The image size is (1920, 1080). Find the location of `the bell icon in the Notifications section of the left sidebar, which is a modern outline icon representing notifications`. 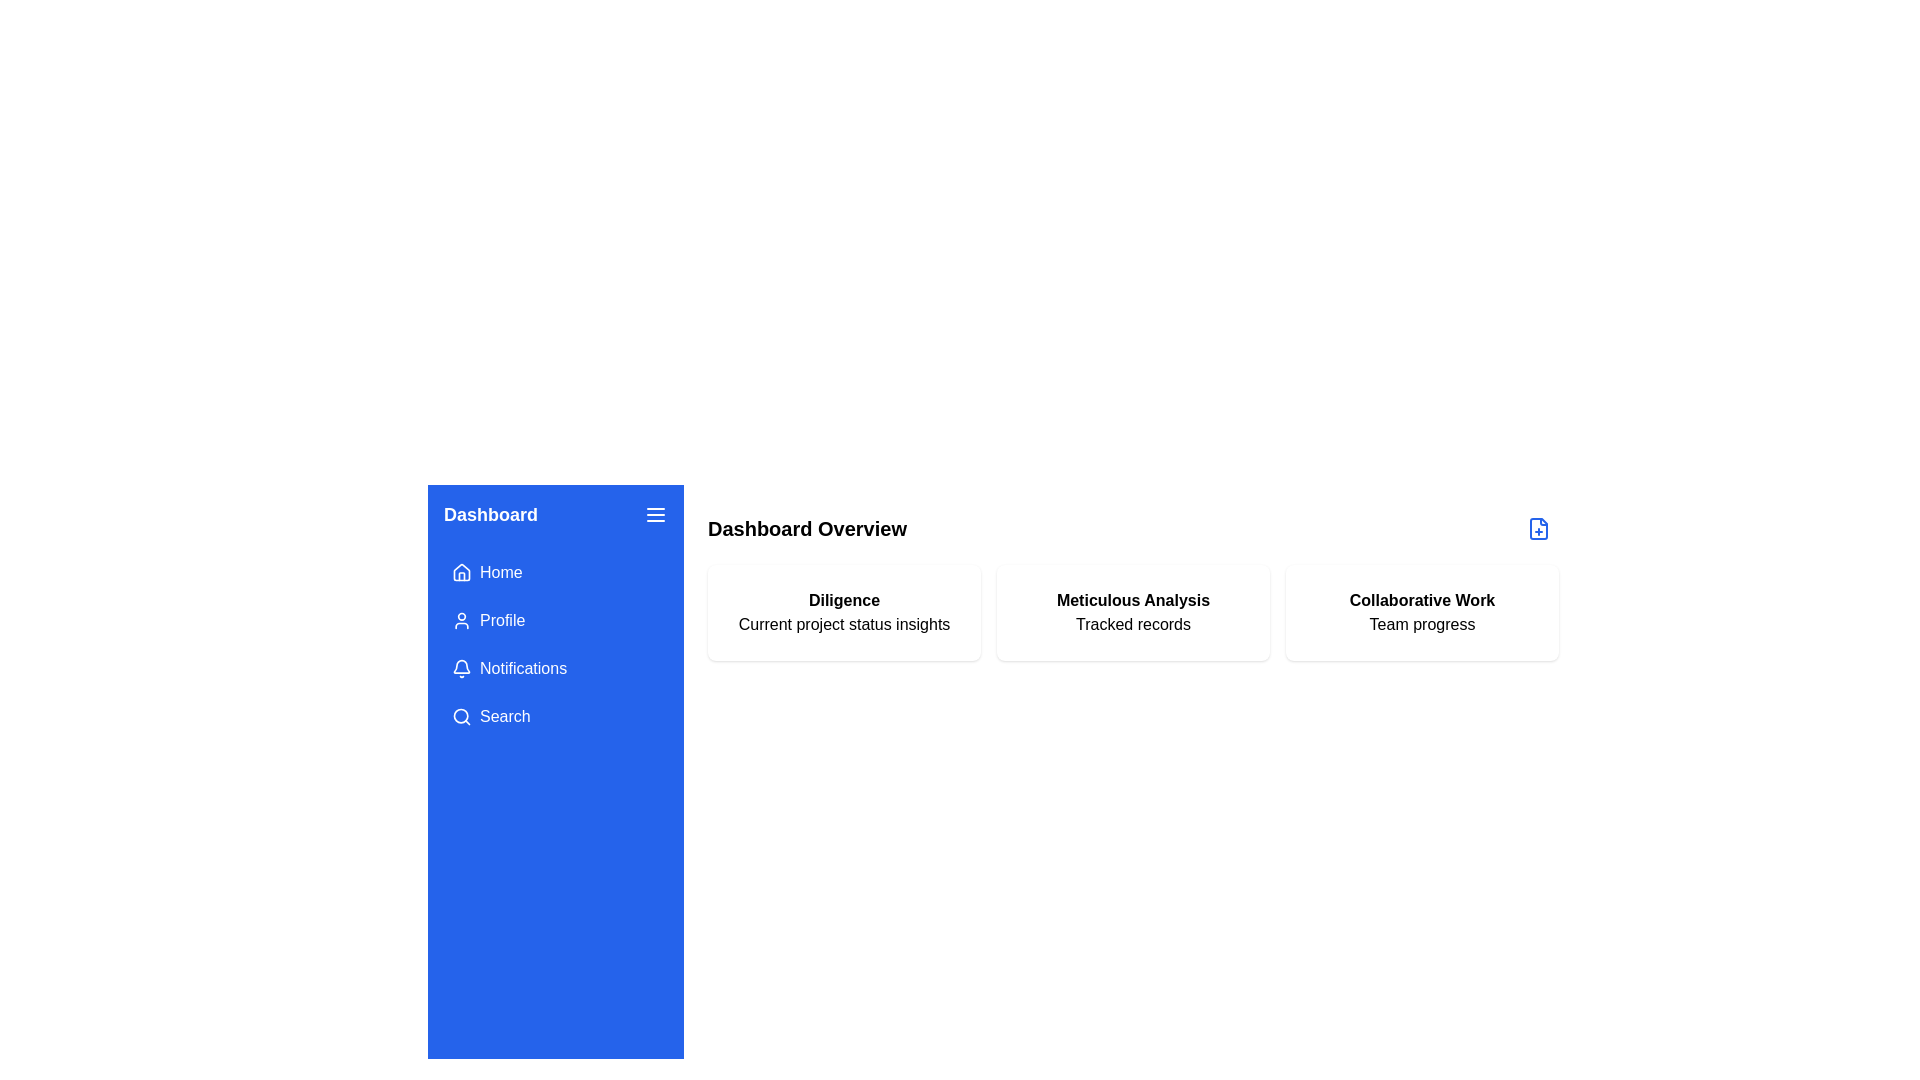

the bell icon in the Notifications section of the left sidebar, which is a modern outline icon representing notifications is located at coordinates (460, 668).